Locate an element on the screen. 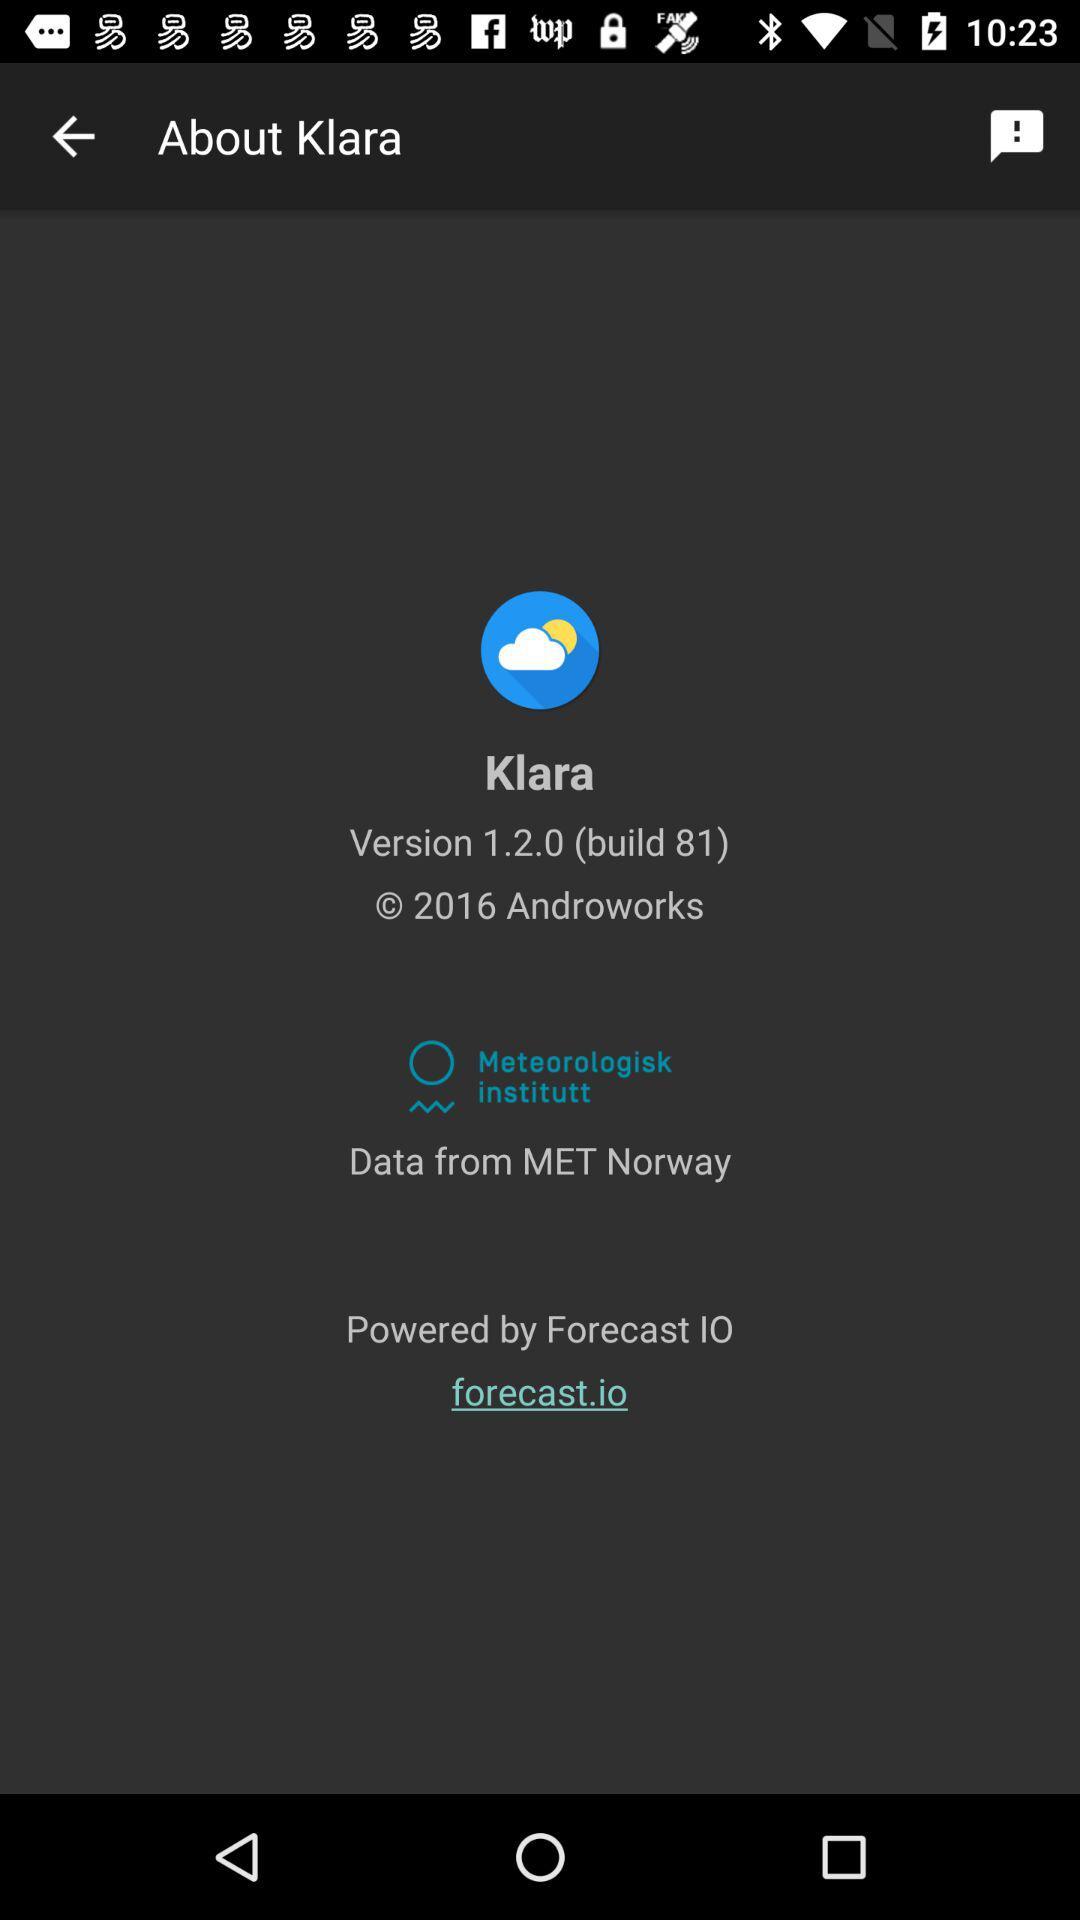 The height and width of the screenshot is (1920, 1080). app next to about klara icon is located at coordinates (1017, 135).